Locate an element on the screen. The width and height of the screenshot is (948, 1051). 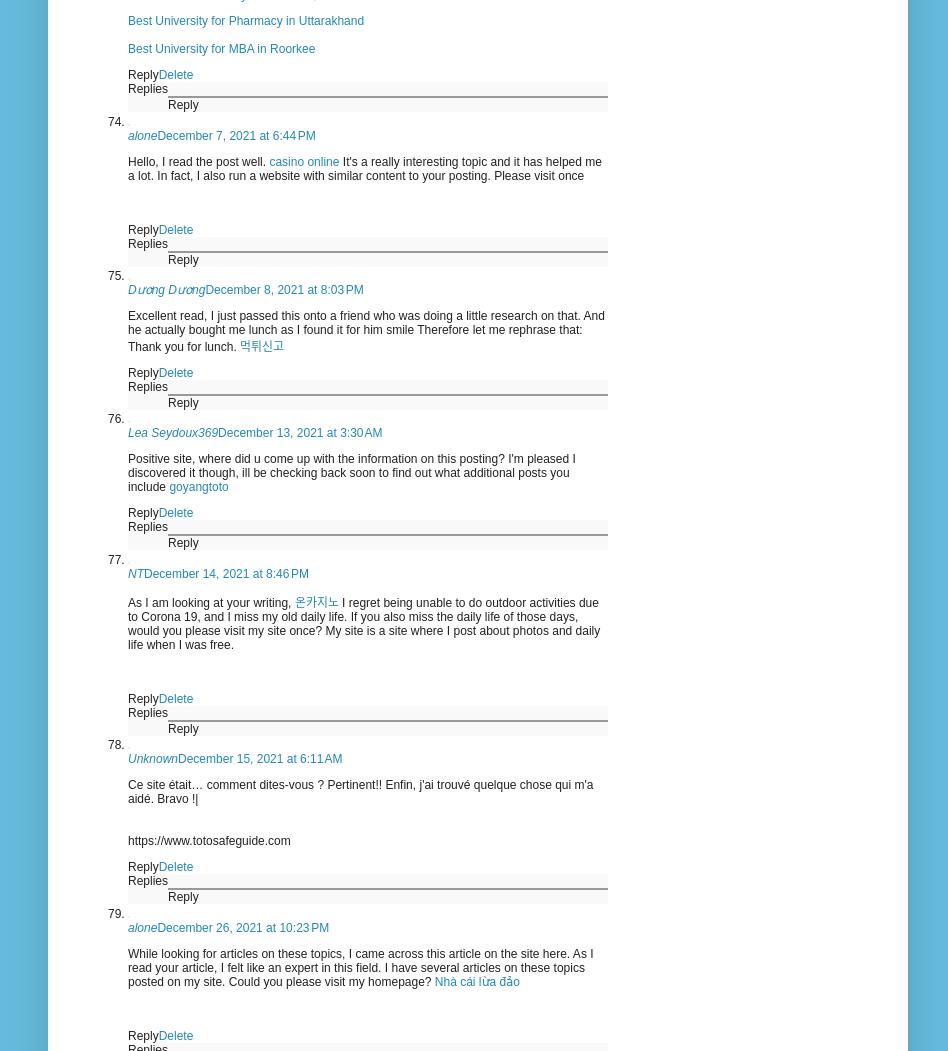
'Best University for Pharmacy in Uttarakhand' is located at coordinates (246, 21).